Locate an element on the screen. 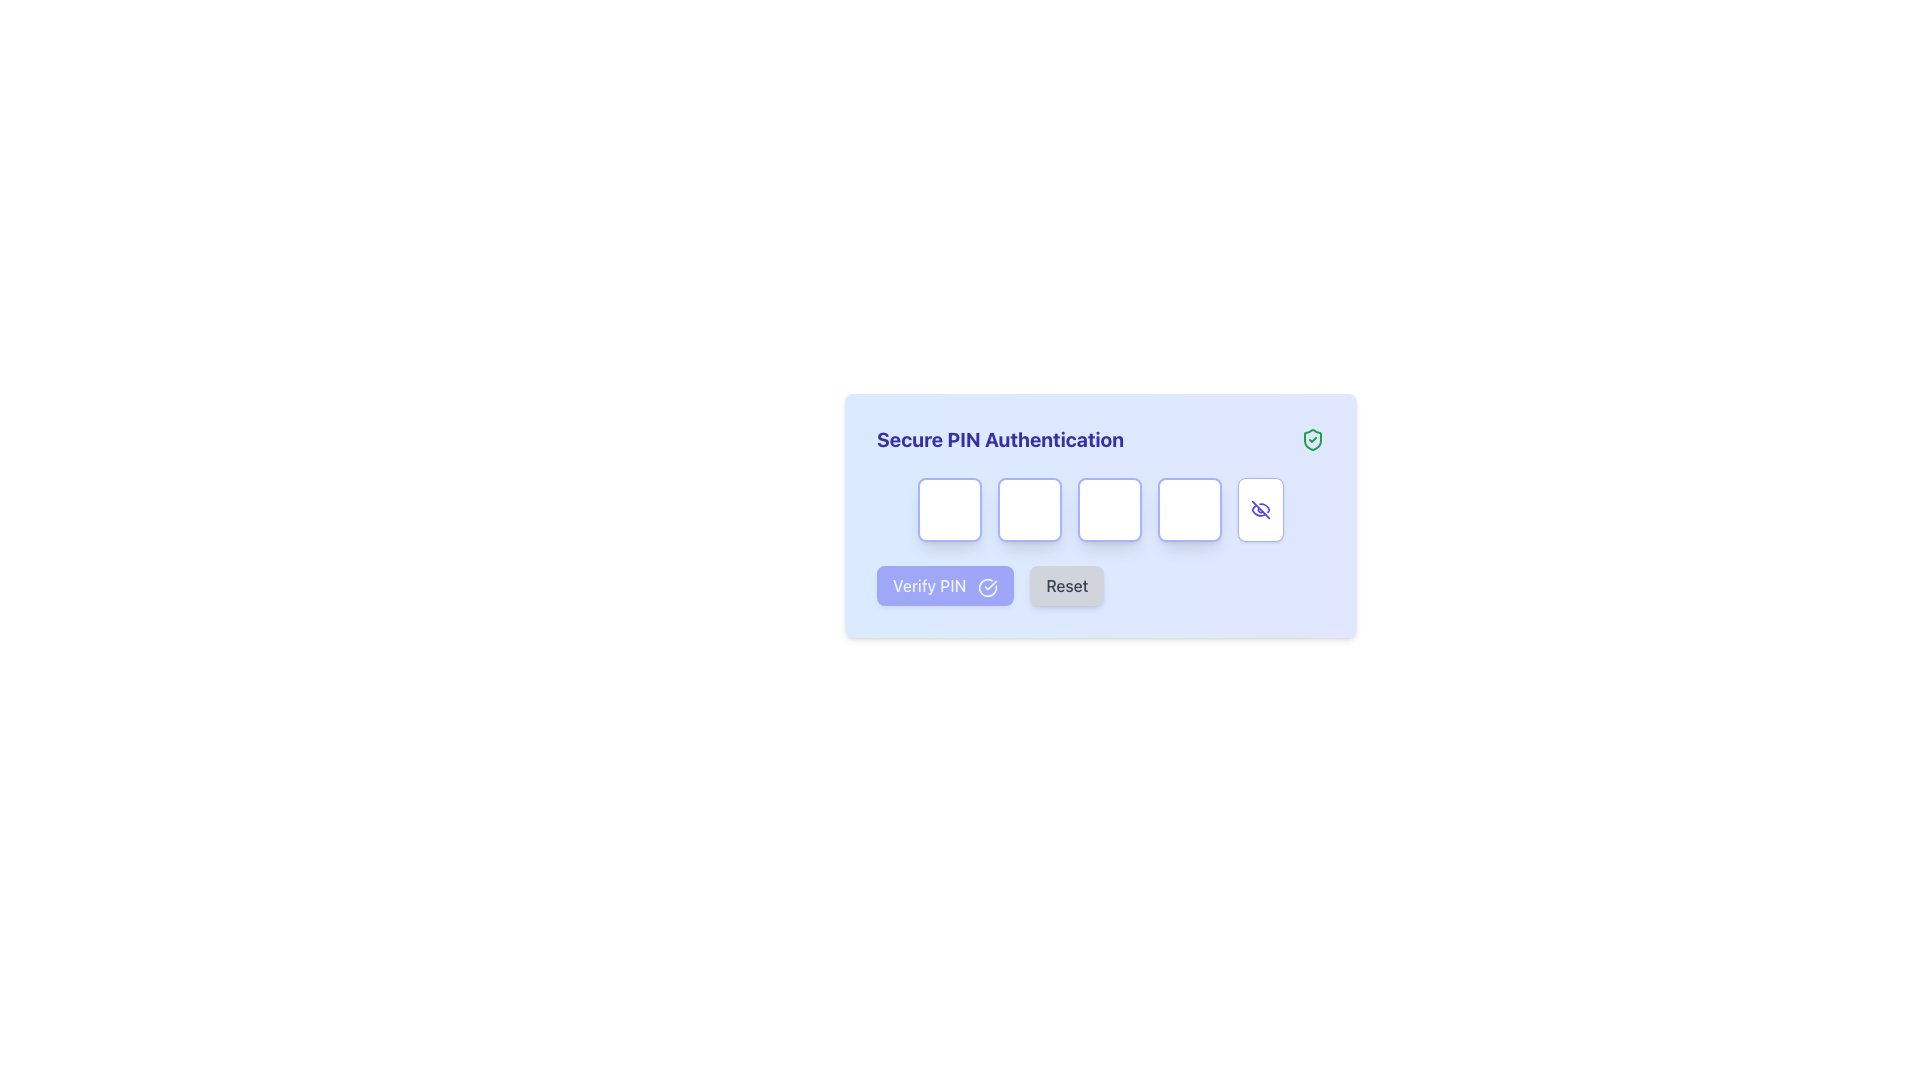 This screenshot has width=1920, height=1080. the 'Reset' button located to the immediate right of the 'Verify PIN' button is located at coordinates (1066, 585).